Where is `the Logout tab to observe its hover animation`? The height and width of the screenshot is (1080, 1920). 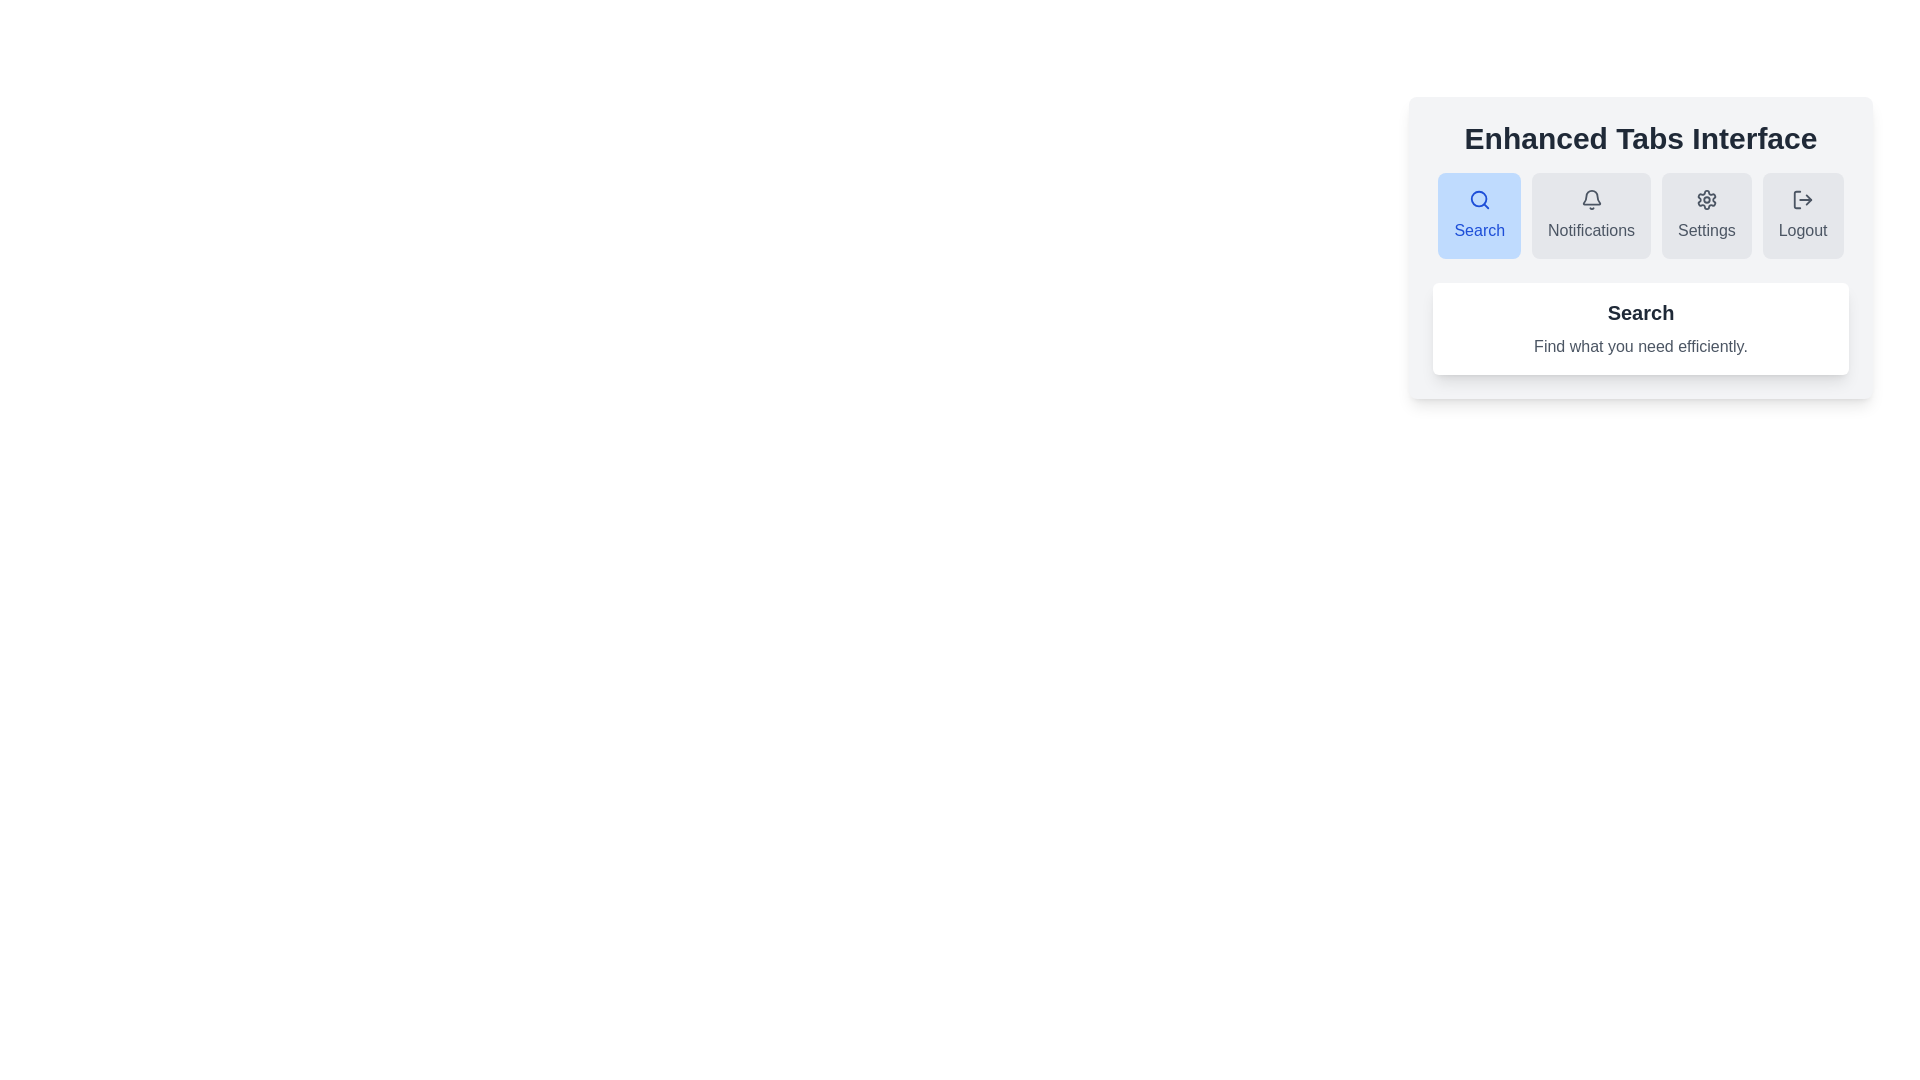 the Logout tab to observe its hover animation is located at coordinates (1803, 216).